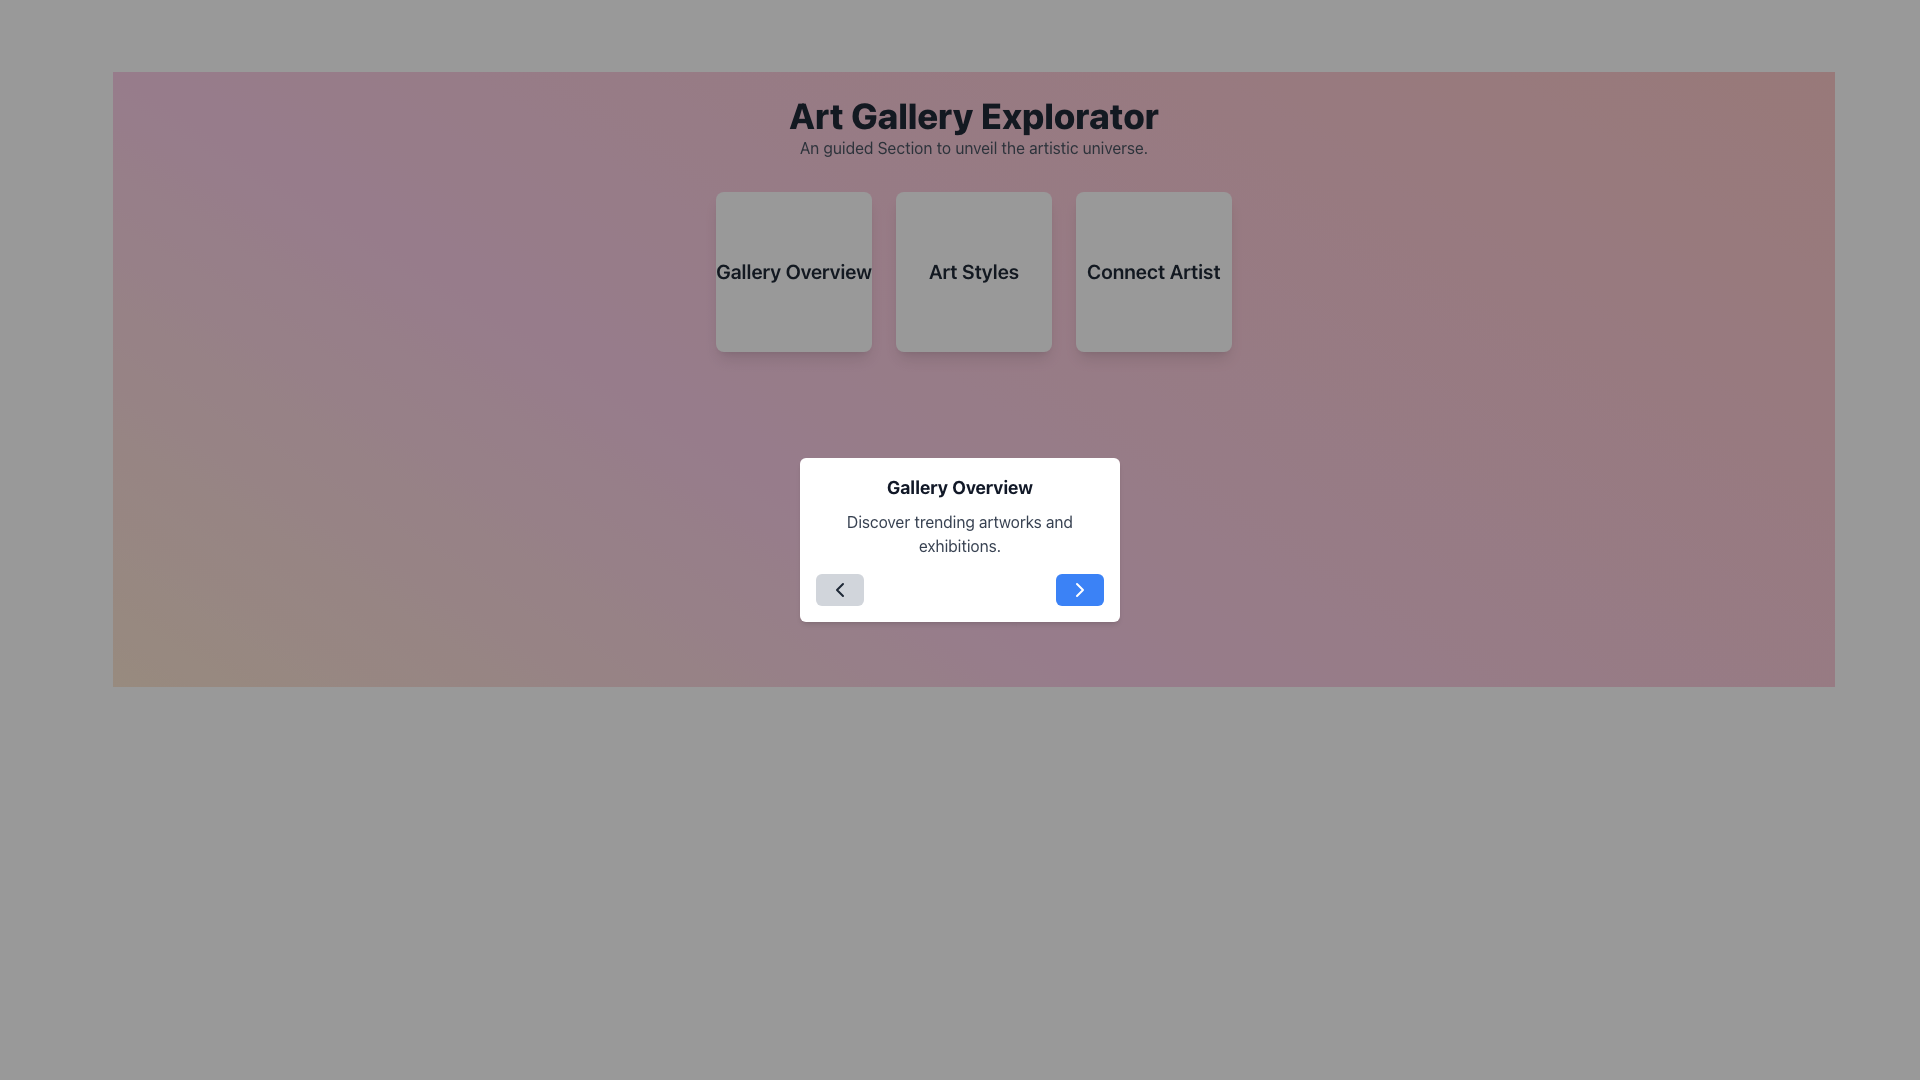 This screenshot has height=1080, width=1920. Describe the element at coordinates (840, 589) in the screenshot. I see `the light gray button with rounded corners and a left-pointing chevron icon, which is the first button in a horizontal arrangement` at that location.